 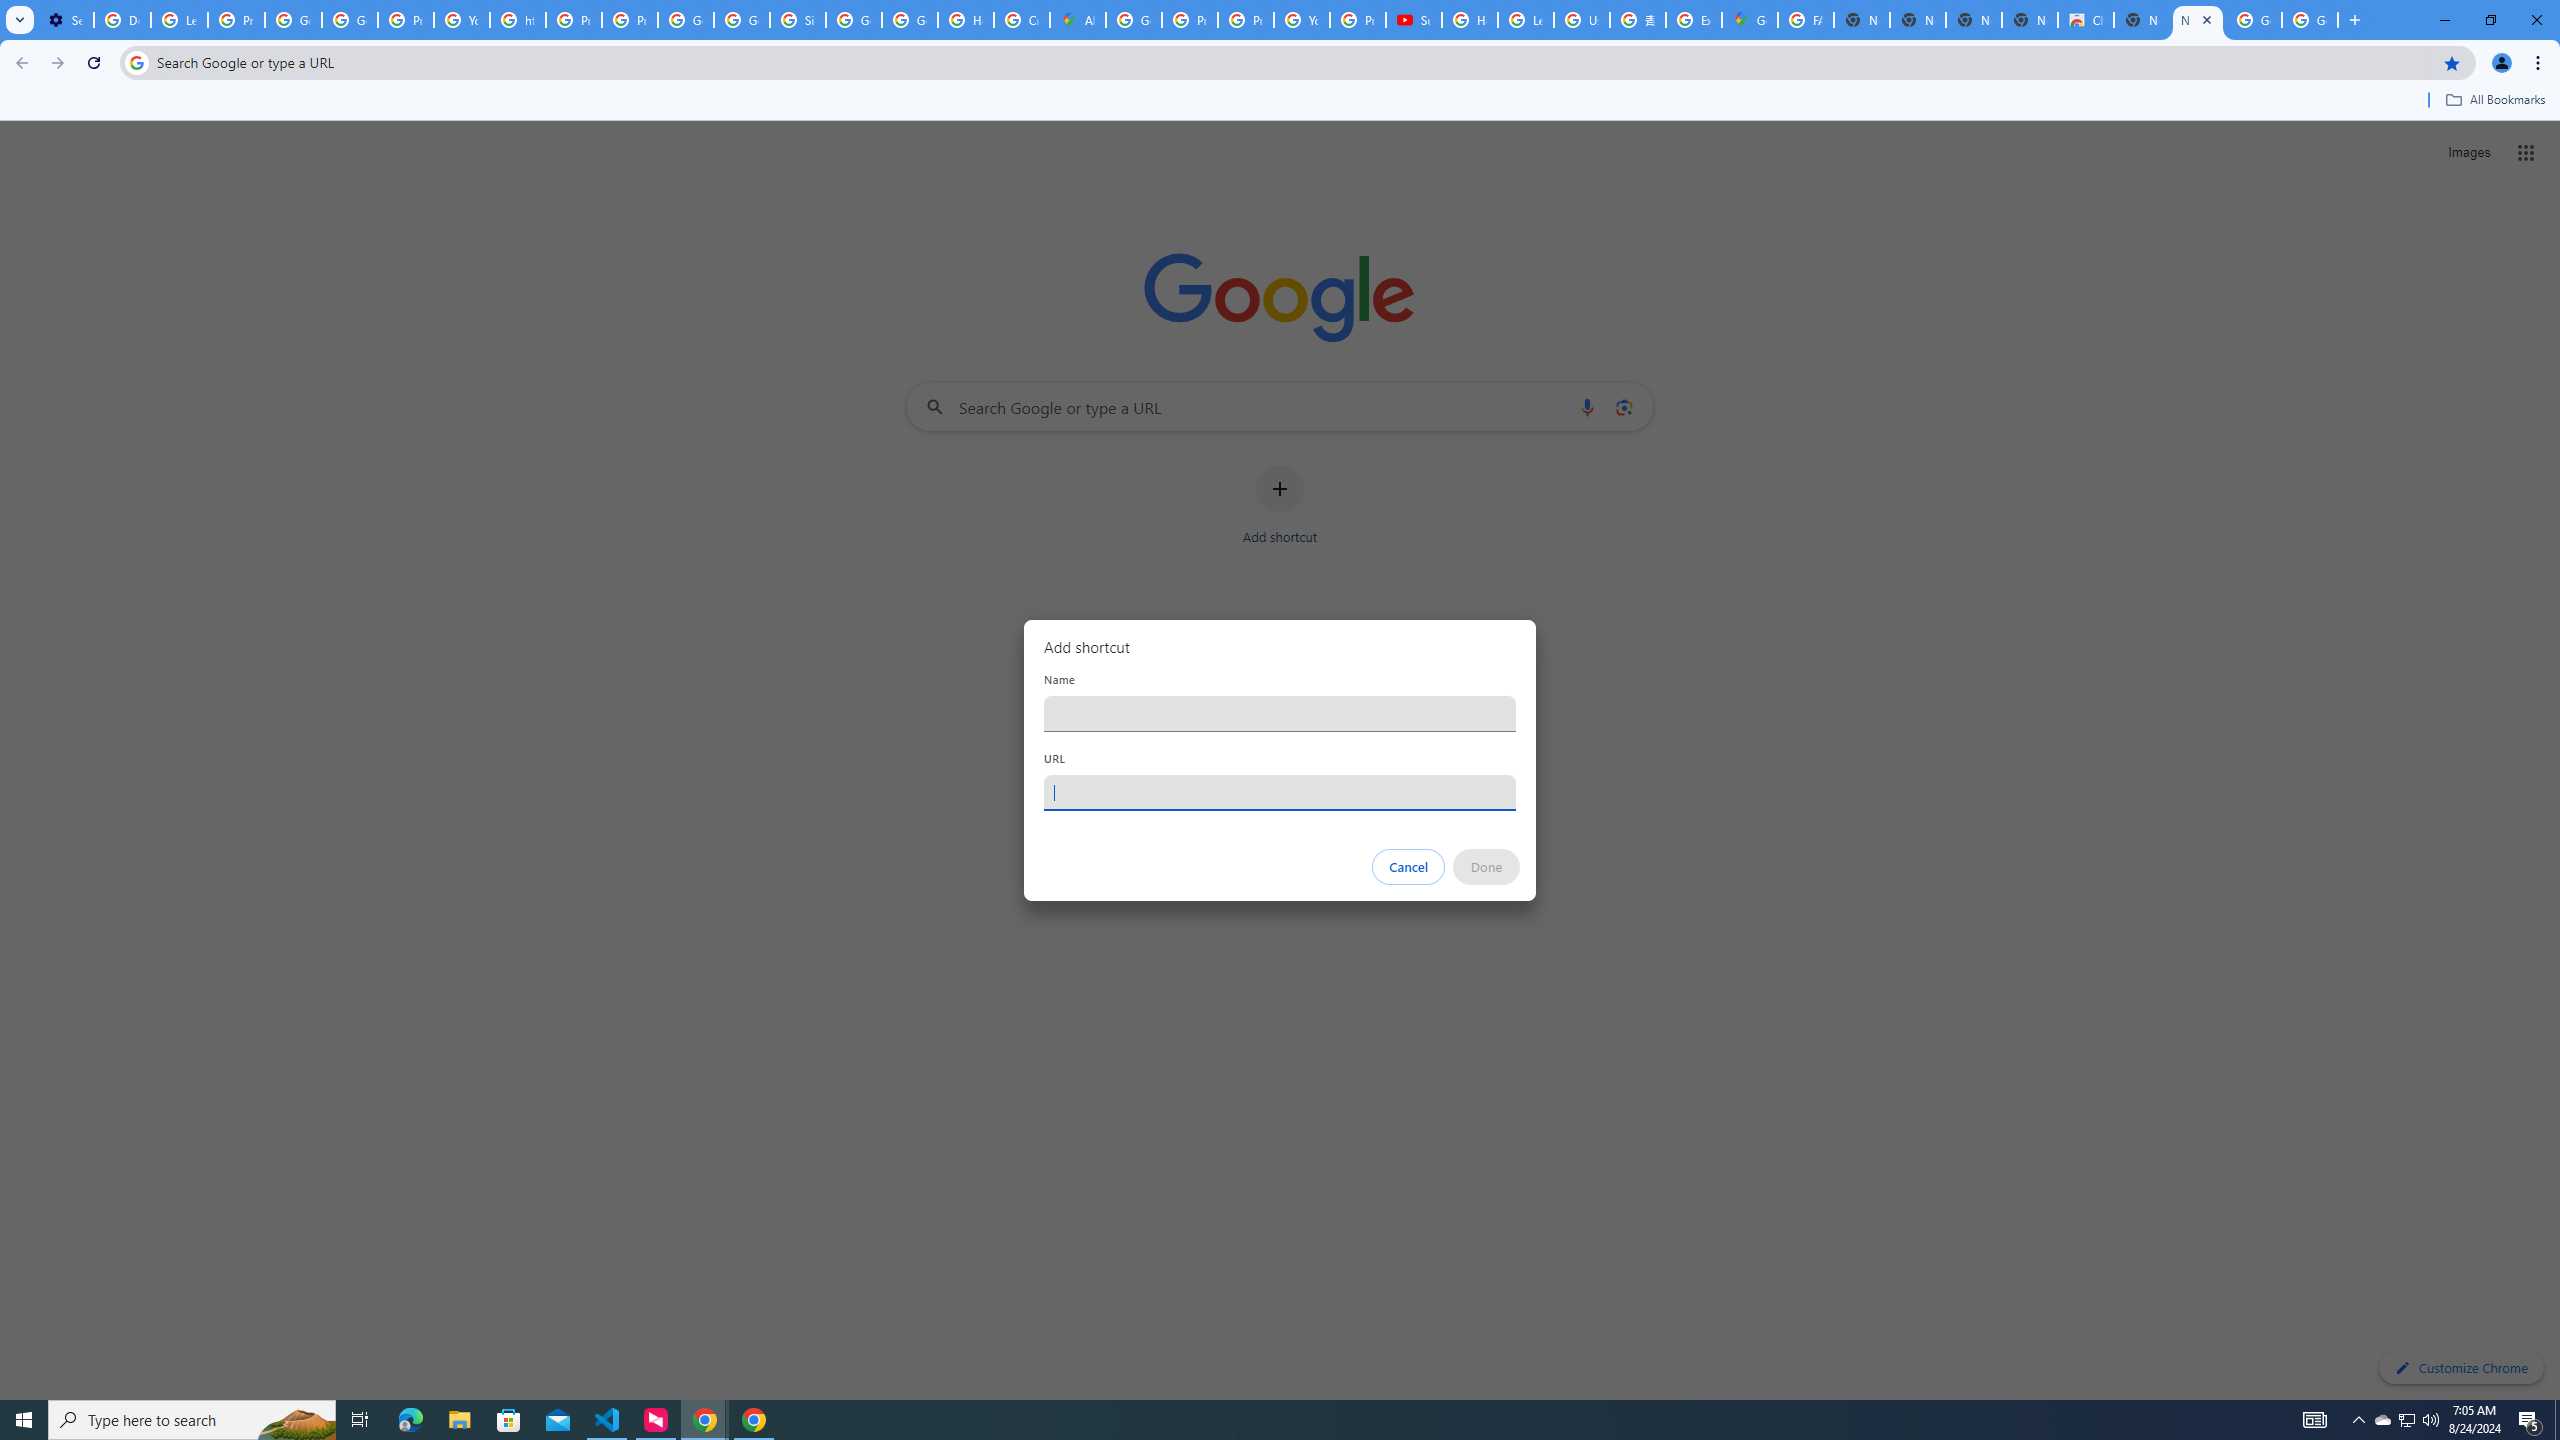 I want to click on 'Delete photos & videos - Computer - Google Photos Help', so click(x=121, y=19).